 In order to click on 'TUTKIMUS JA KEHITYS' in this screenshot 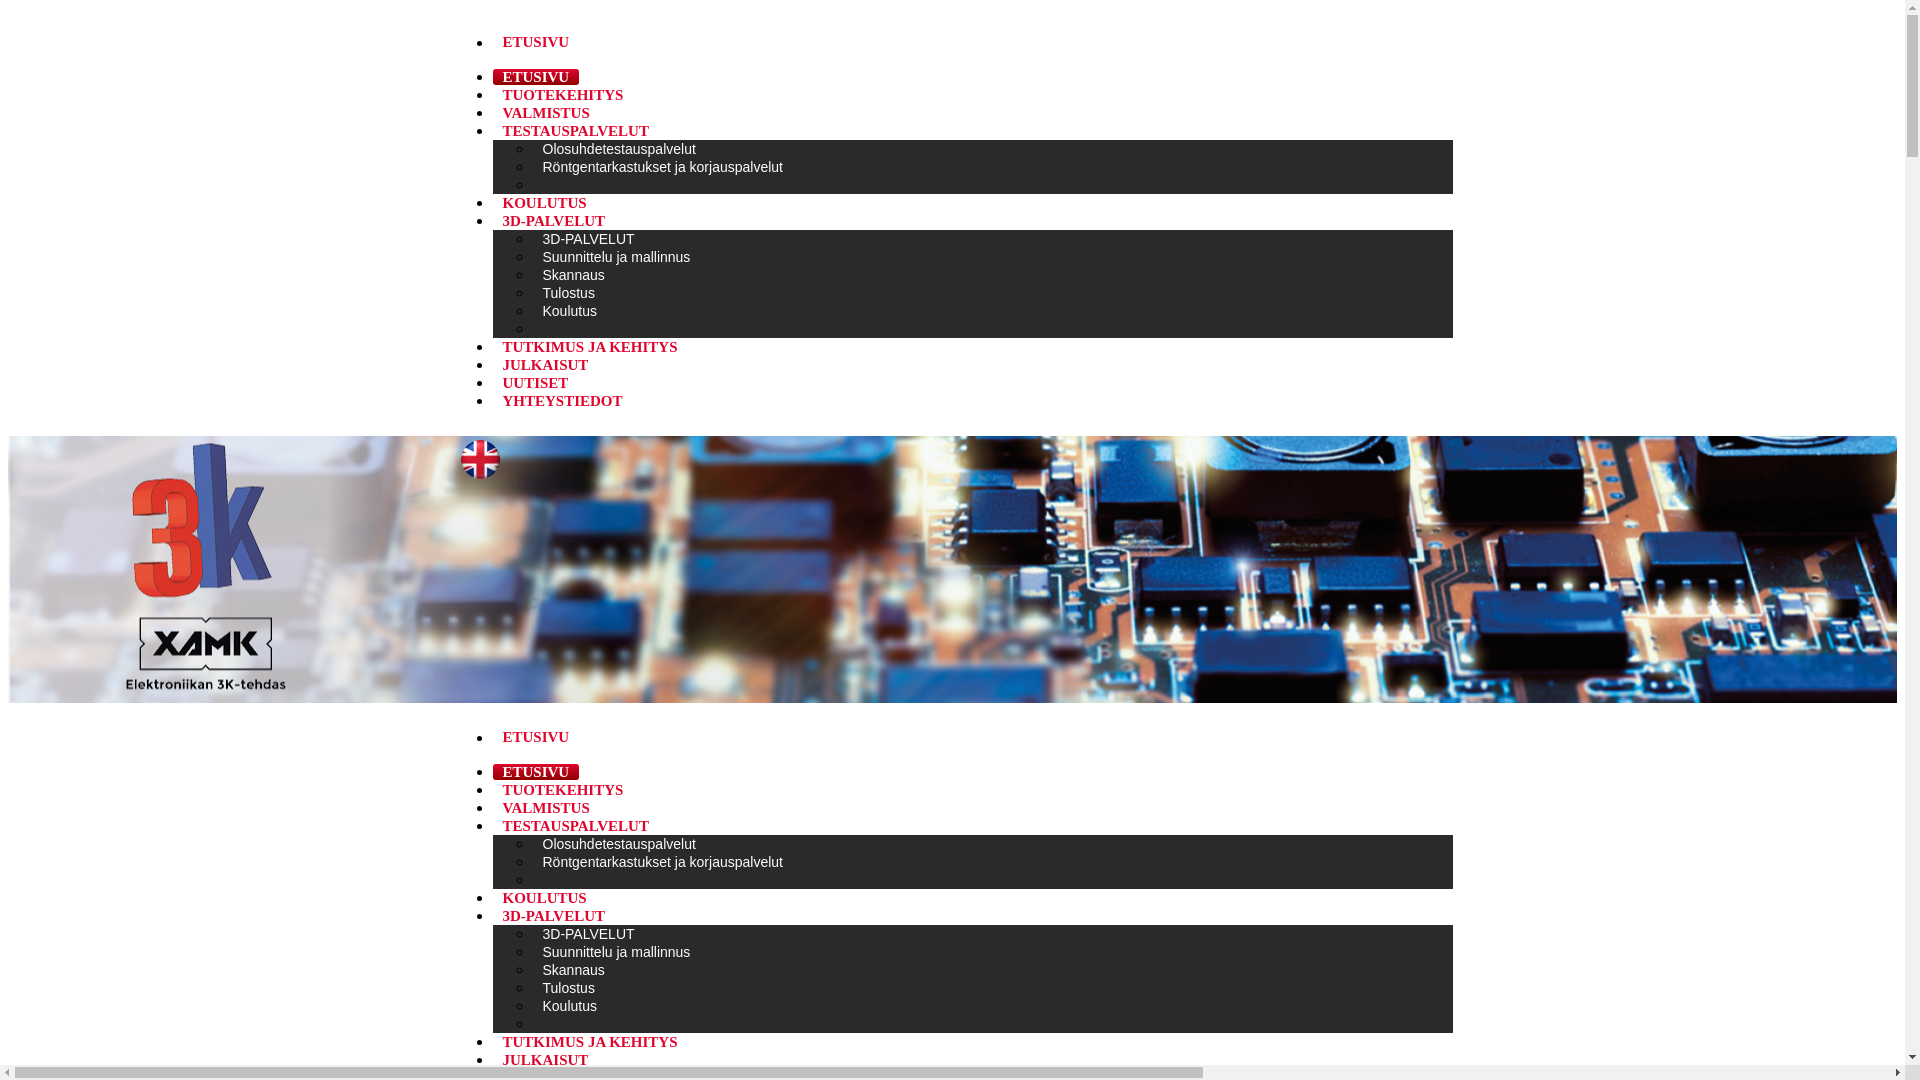, I will do `click(588, 1040)`.